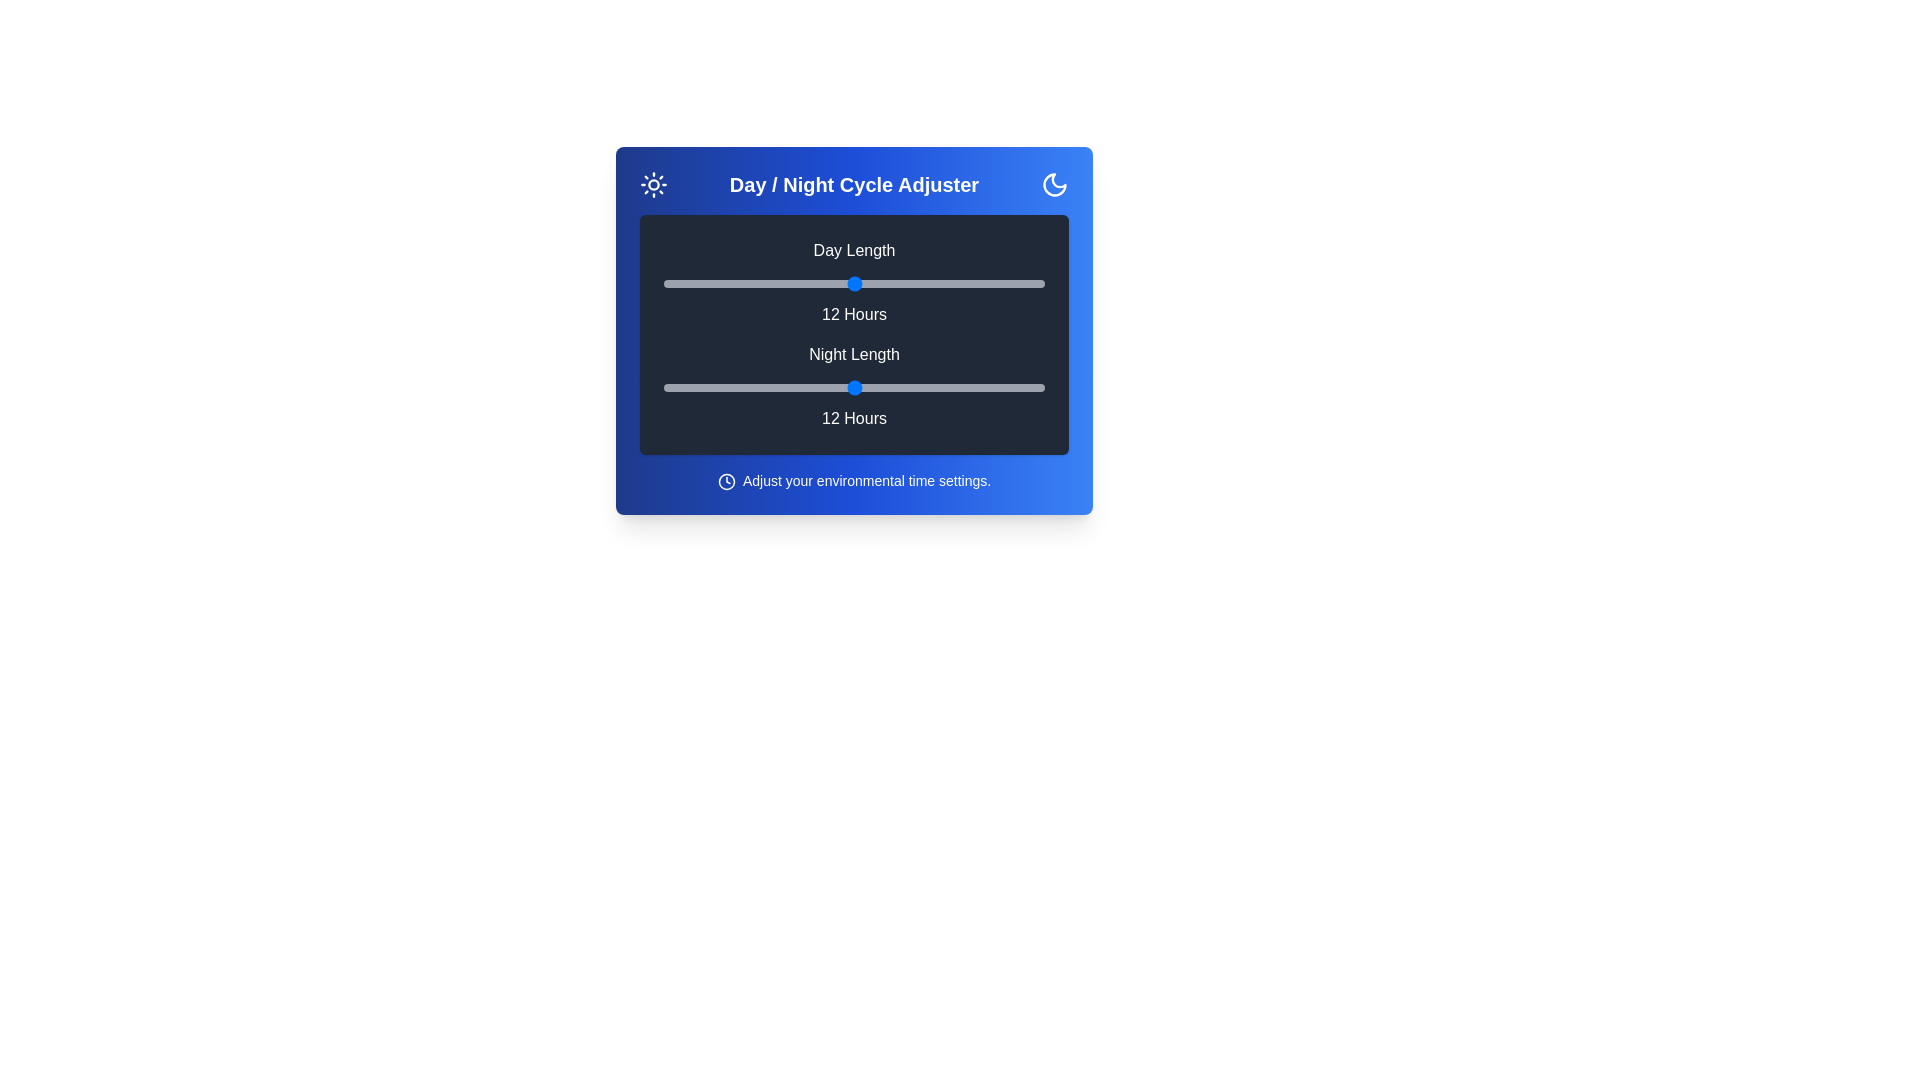 This screenshot has width=1920, height=1080. What do you see at coordinates (1013, 284) in the screenshot?
I see `the 'Day Length' slider to set the day duration to 17 hours` at bounding box center [1013, 284].